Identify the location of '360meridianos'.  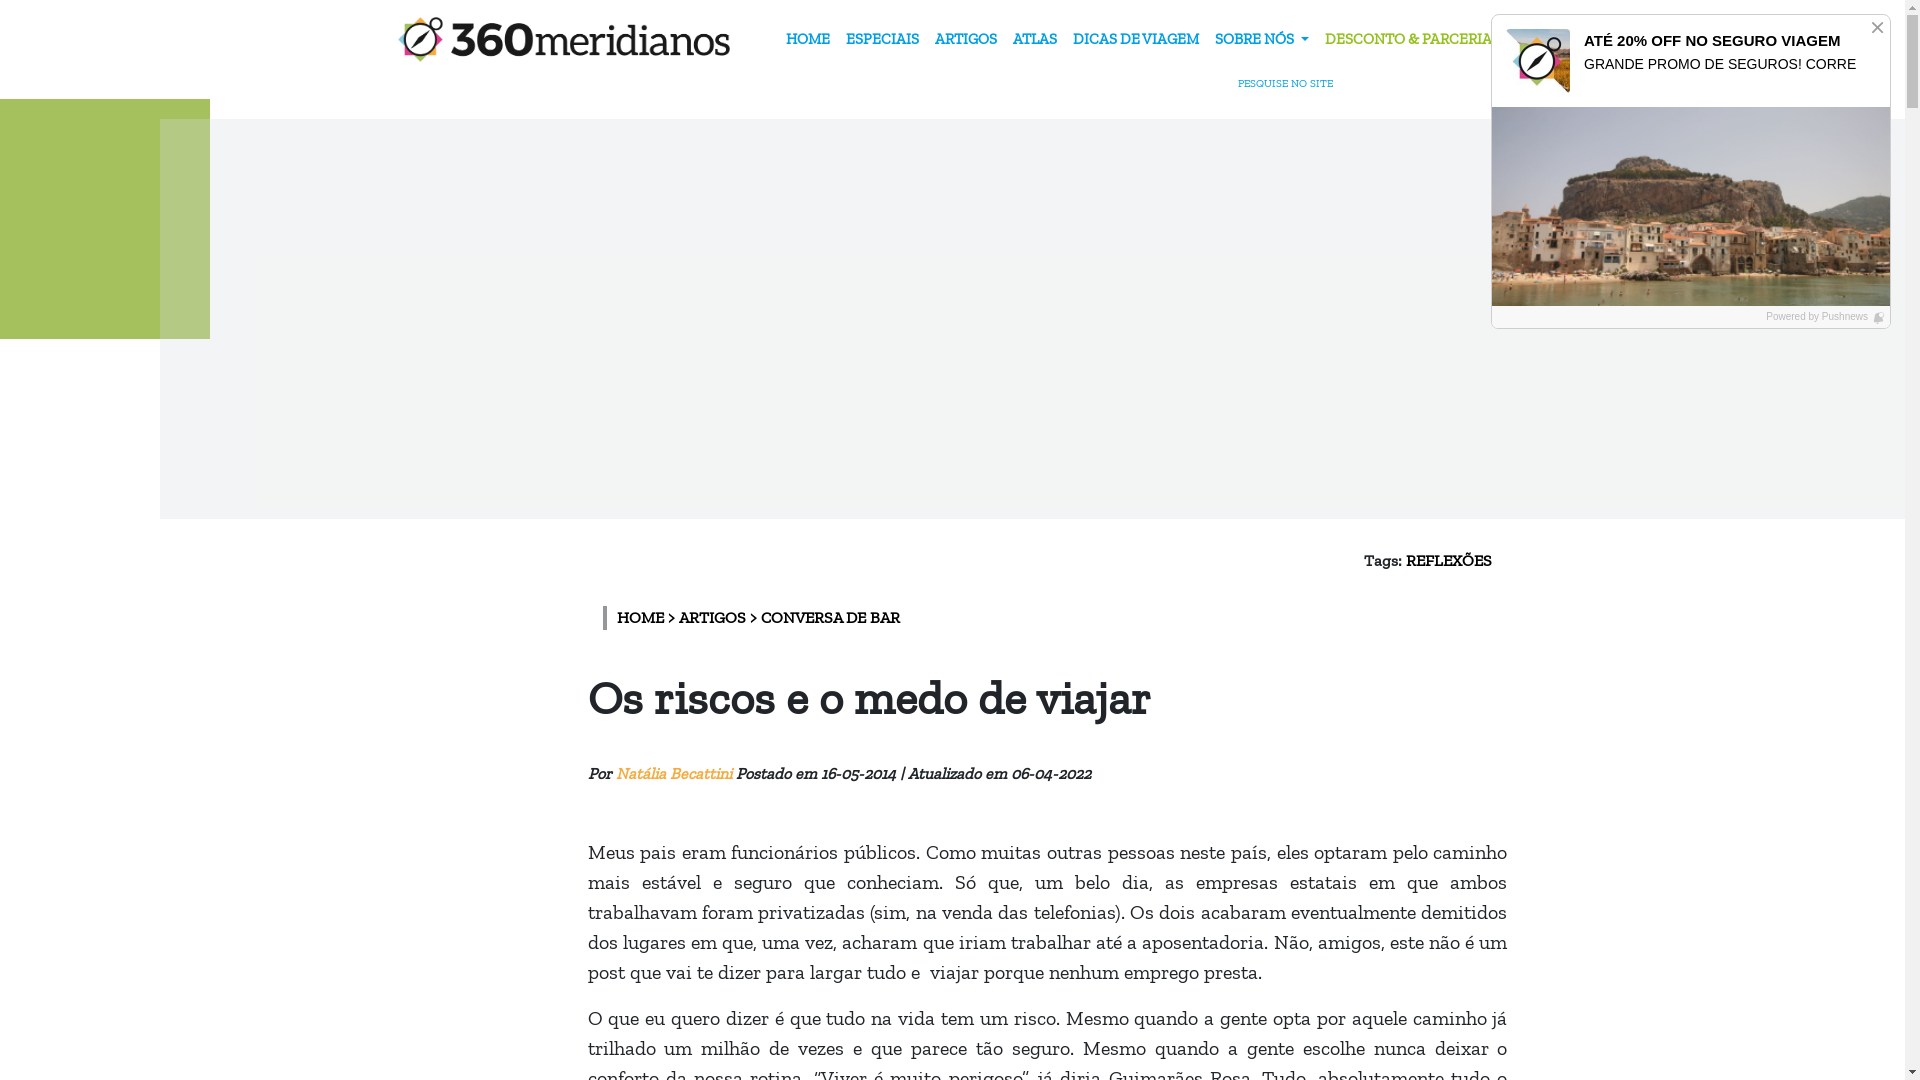
(563, 39).